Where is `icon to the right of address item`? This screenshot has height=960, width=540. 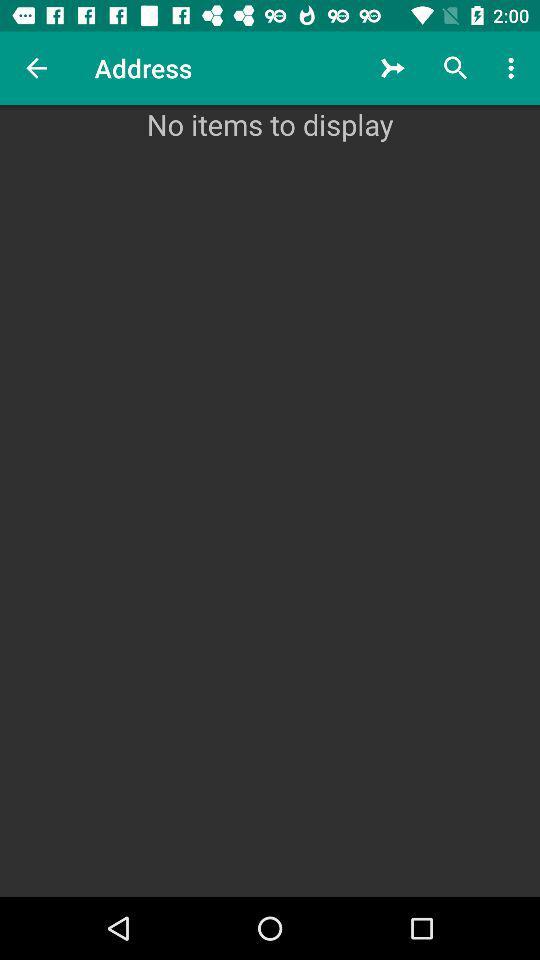 icon to the right of address item is located at coordinates (393, 68).